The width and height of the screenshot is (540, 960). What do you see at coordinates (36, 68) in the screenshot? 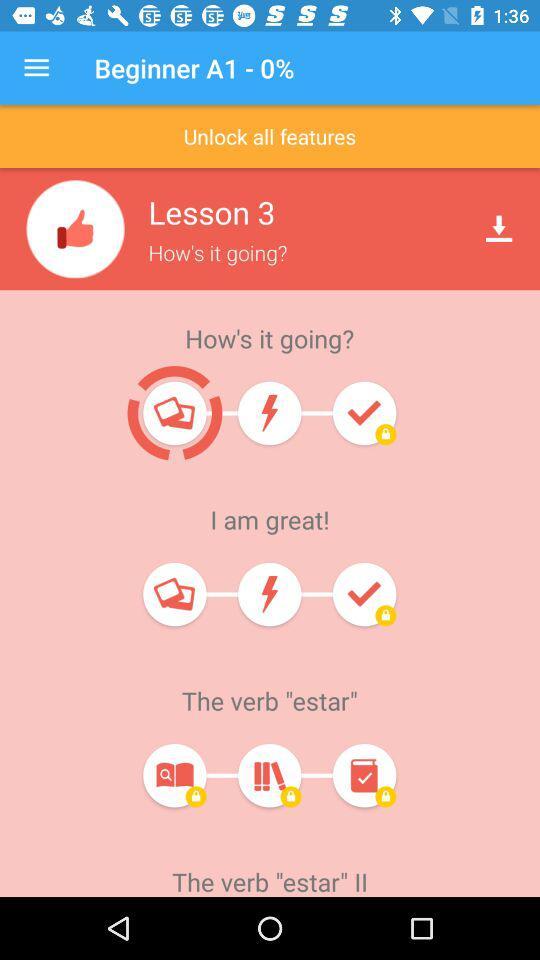
I see `app to the left of the beginner a1 - 0%` at bounding box center [36, 68].